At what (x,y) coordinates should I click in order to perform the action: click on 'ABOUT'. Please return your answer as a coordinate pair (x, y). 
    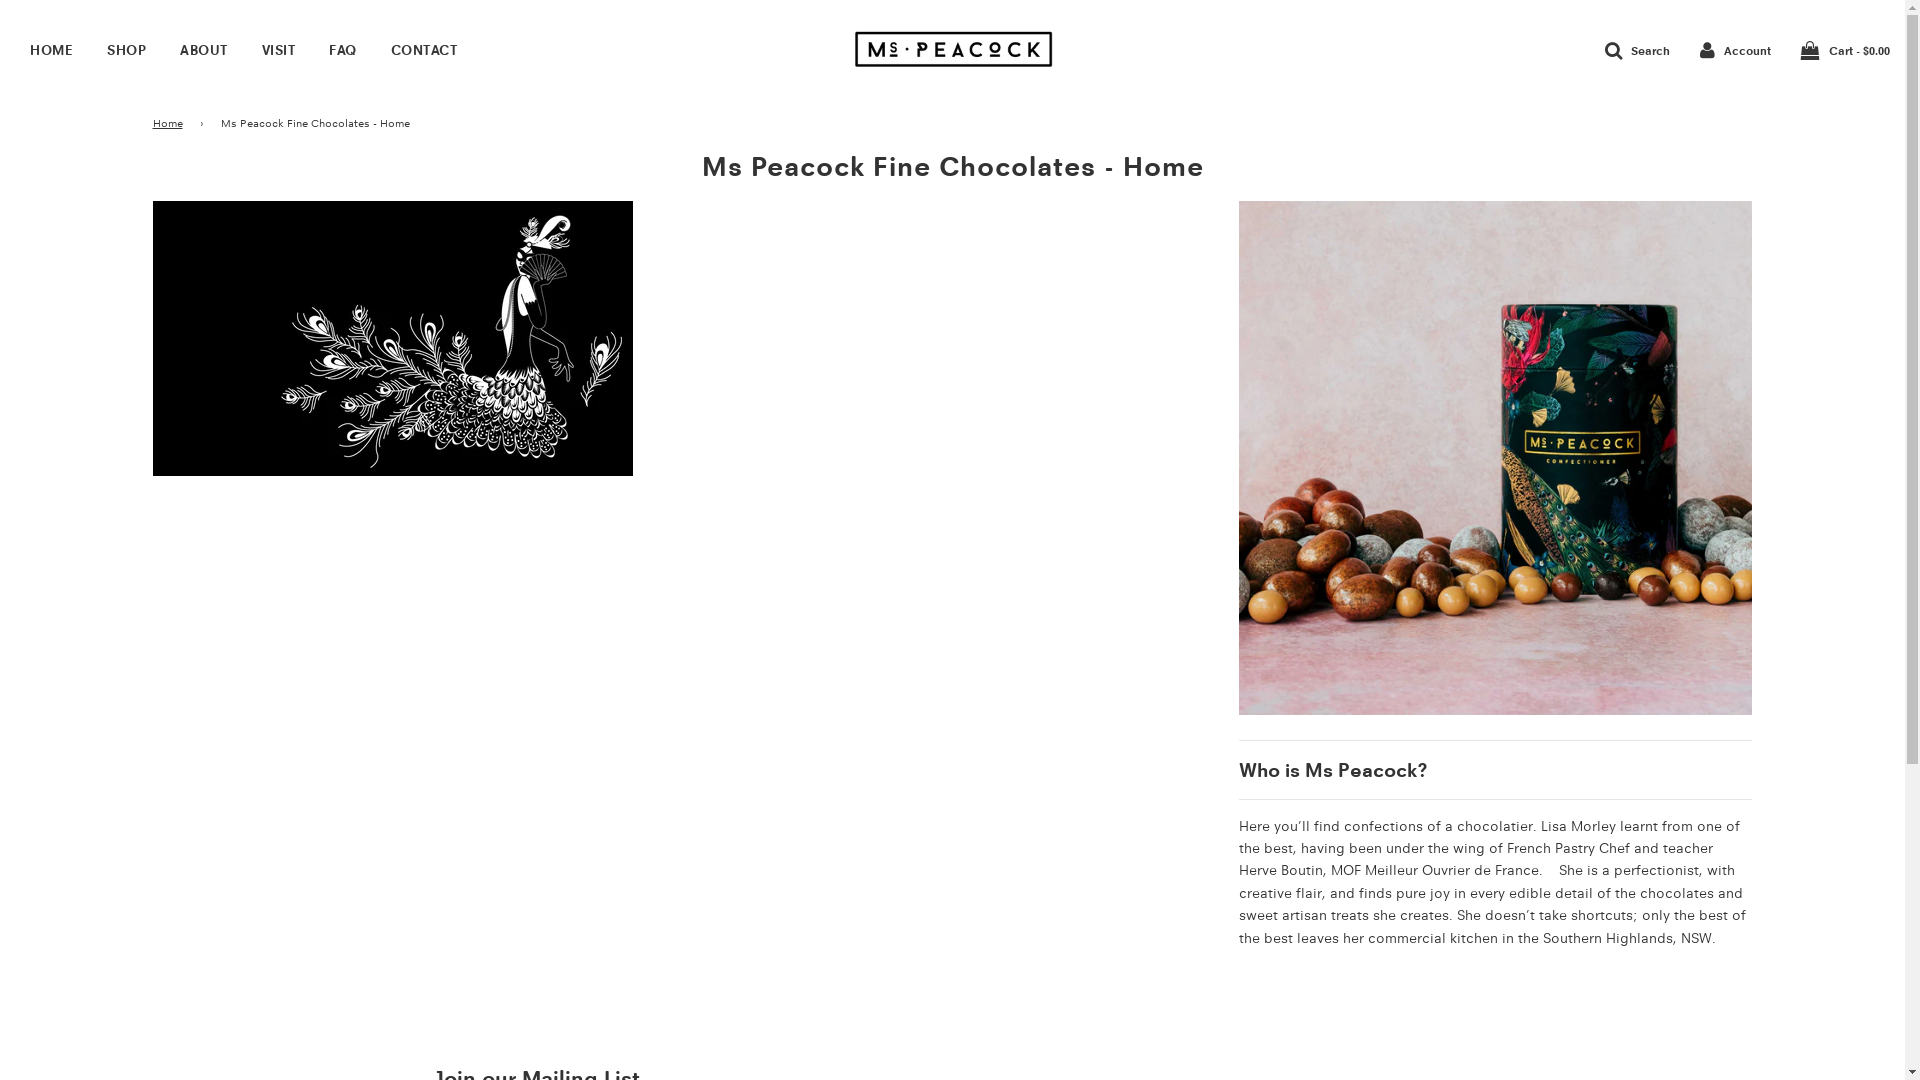
    Looking at the image, I should click on (203, 49).